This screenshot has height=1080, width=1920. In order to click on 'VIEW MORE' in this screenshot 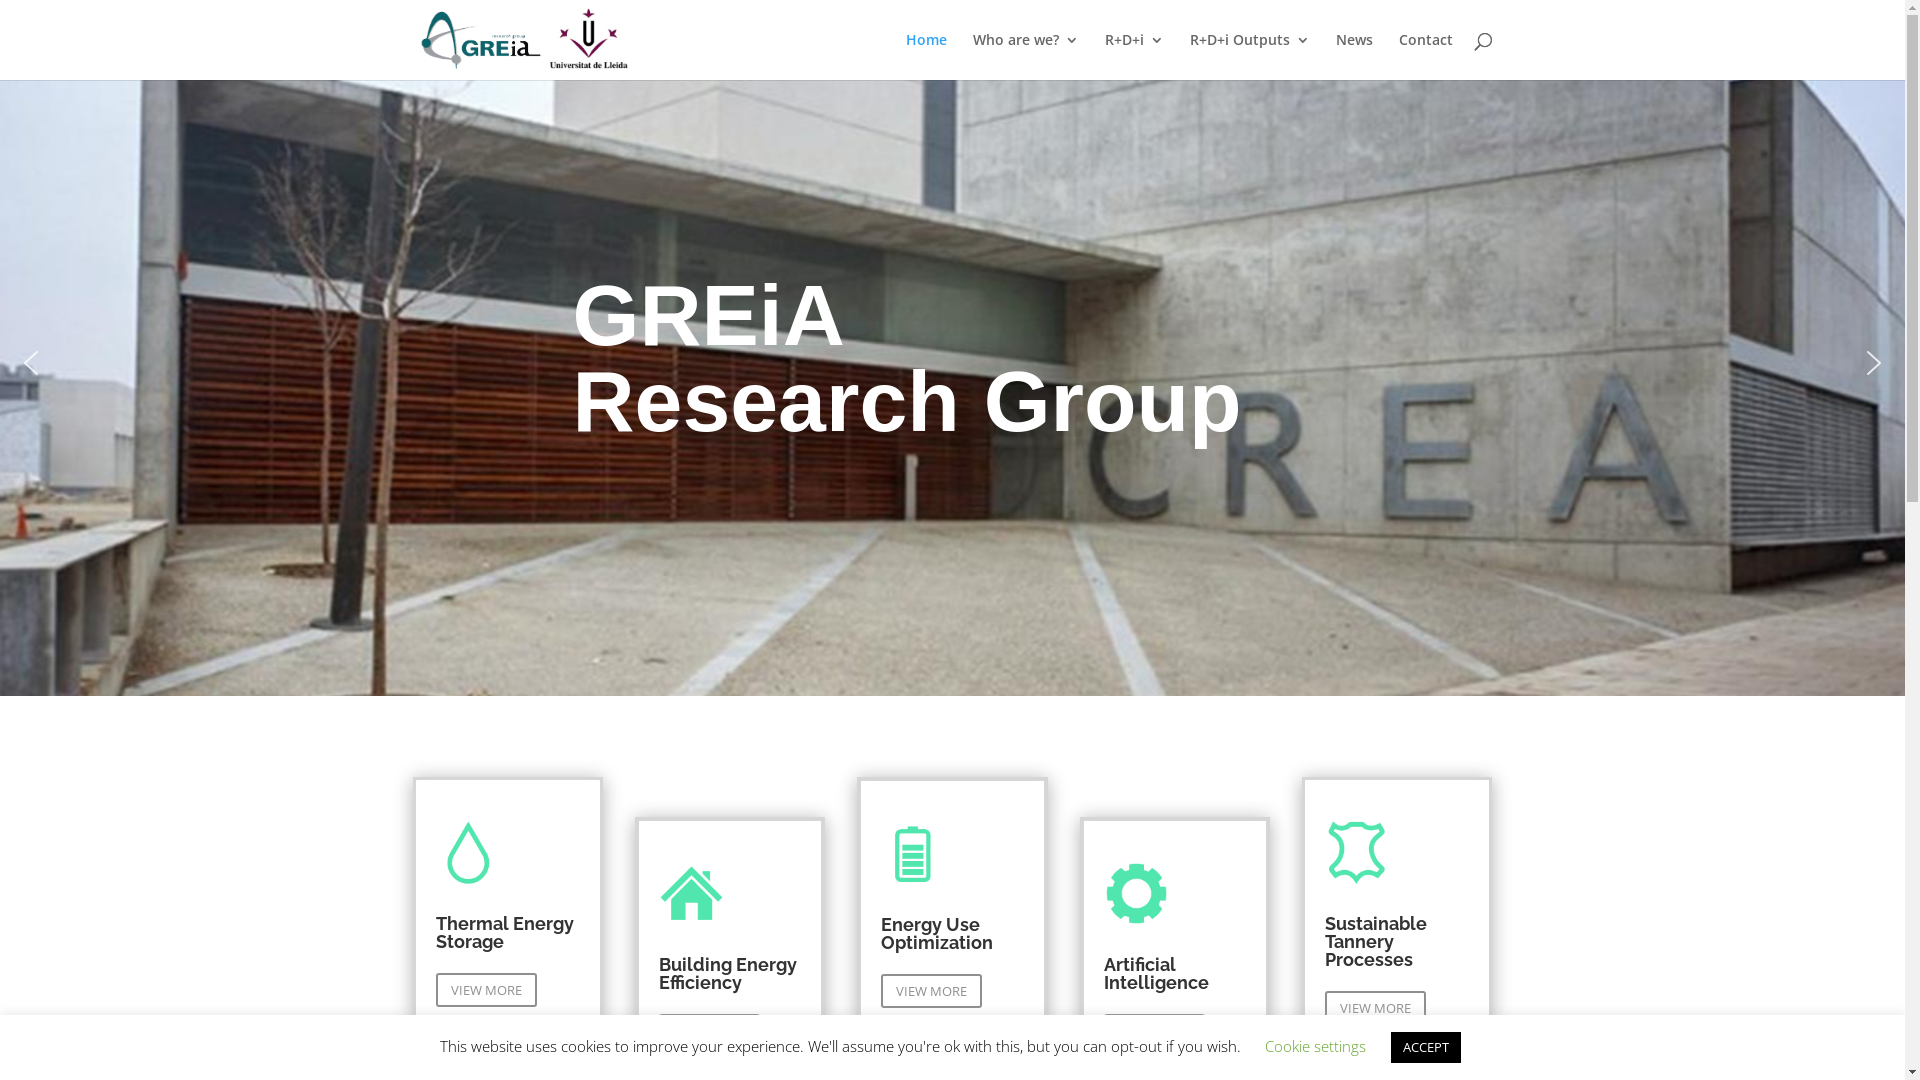, I will do `click(435, 990)`.